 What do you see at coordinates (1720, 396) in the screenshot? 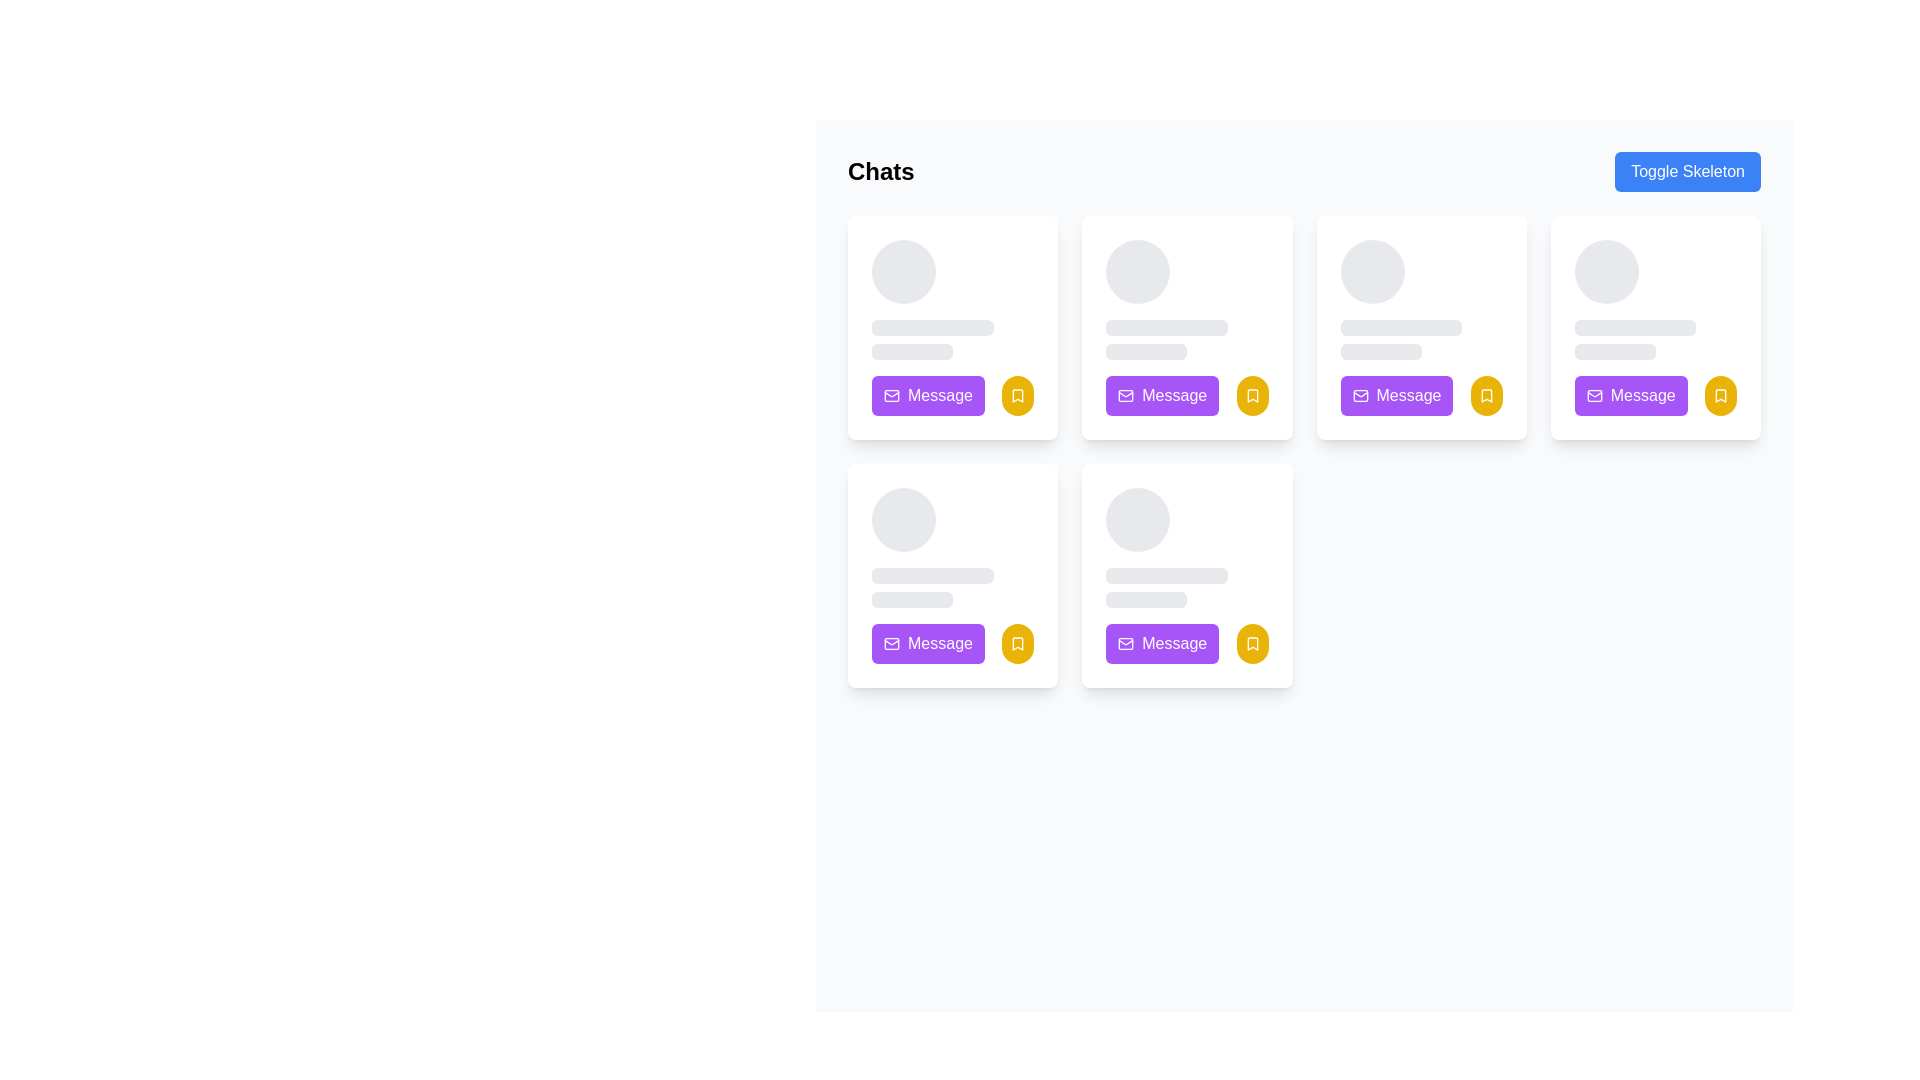
I see `the yellow bookmark icon located in the bottom-right corner of the card, adjacent to the 'Message' button` at bounding box center [1720, 396].